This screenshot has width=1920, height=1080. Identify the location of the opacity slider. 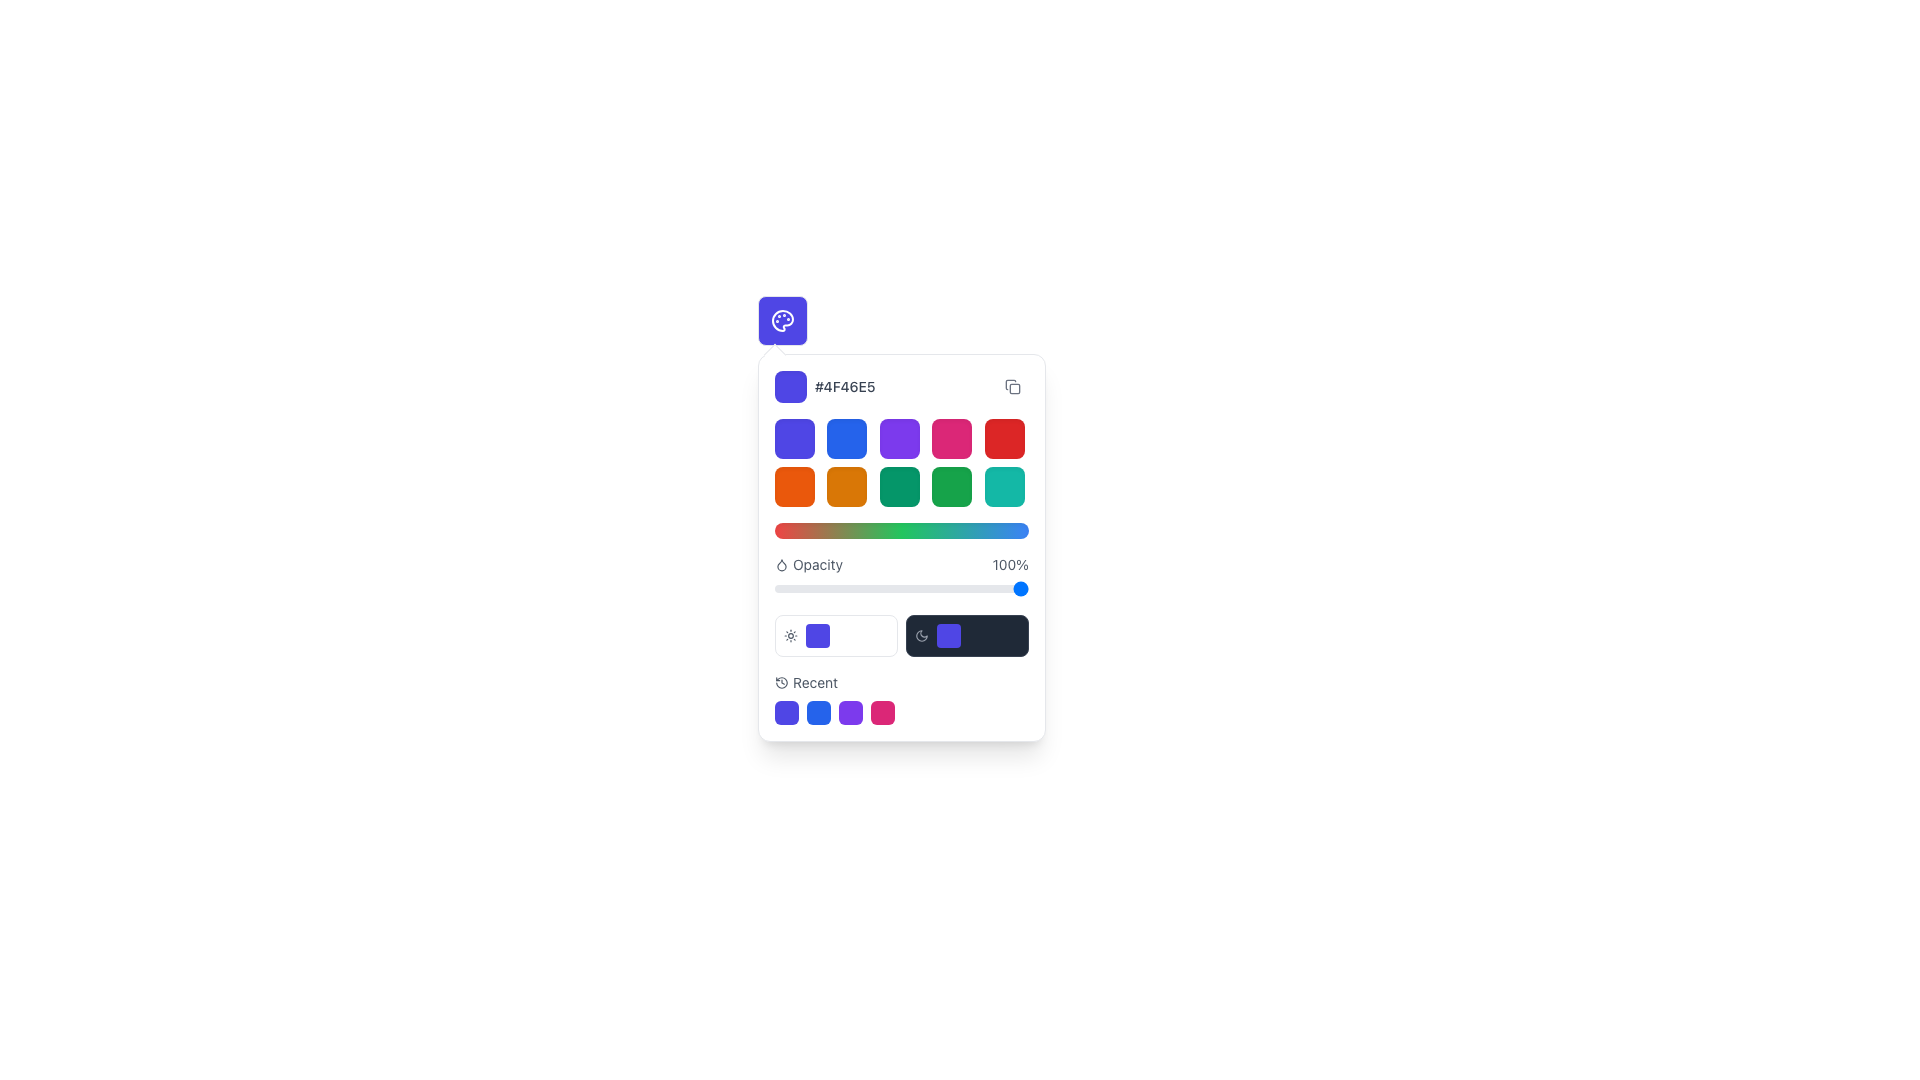
(880, 588).